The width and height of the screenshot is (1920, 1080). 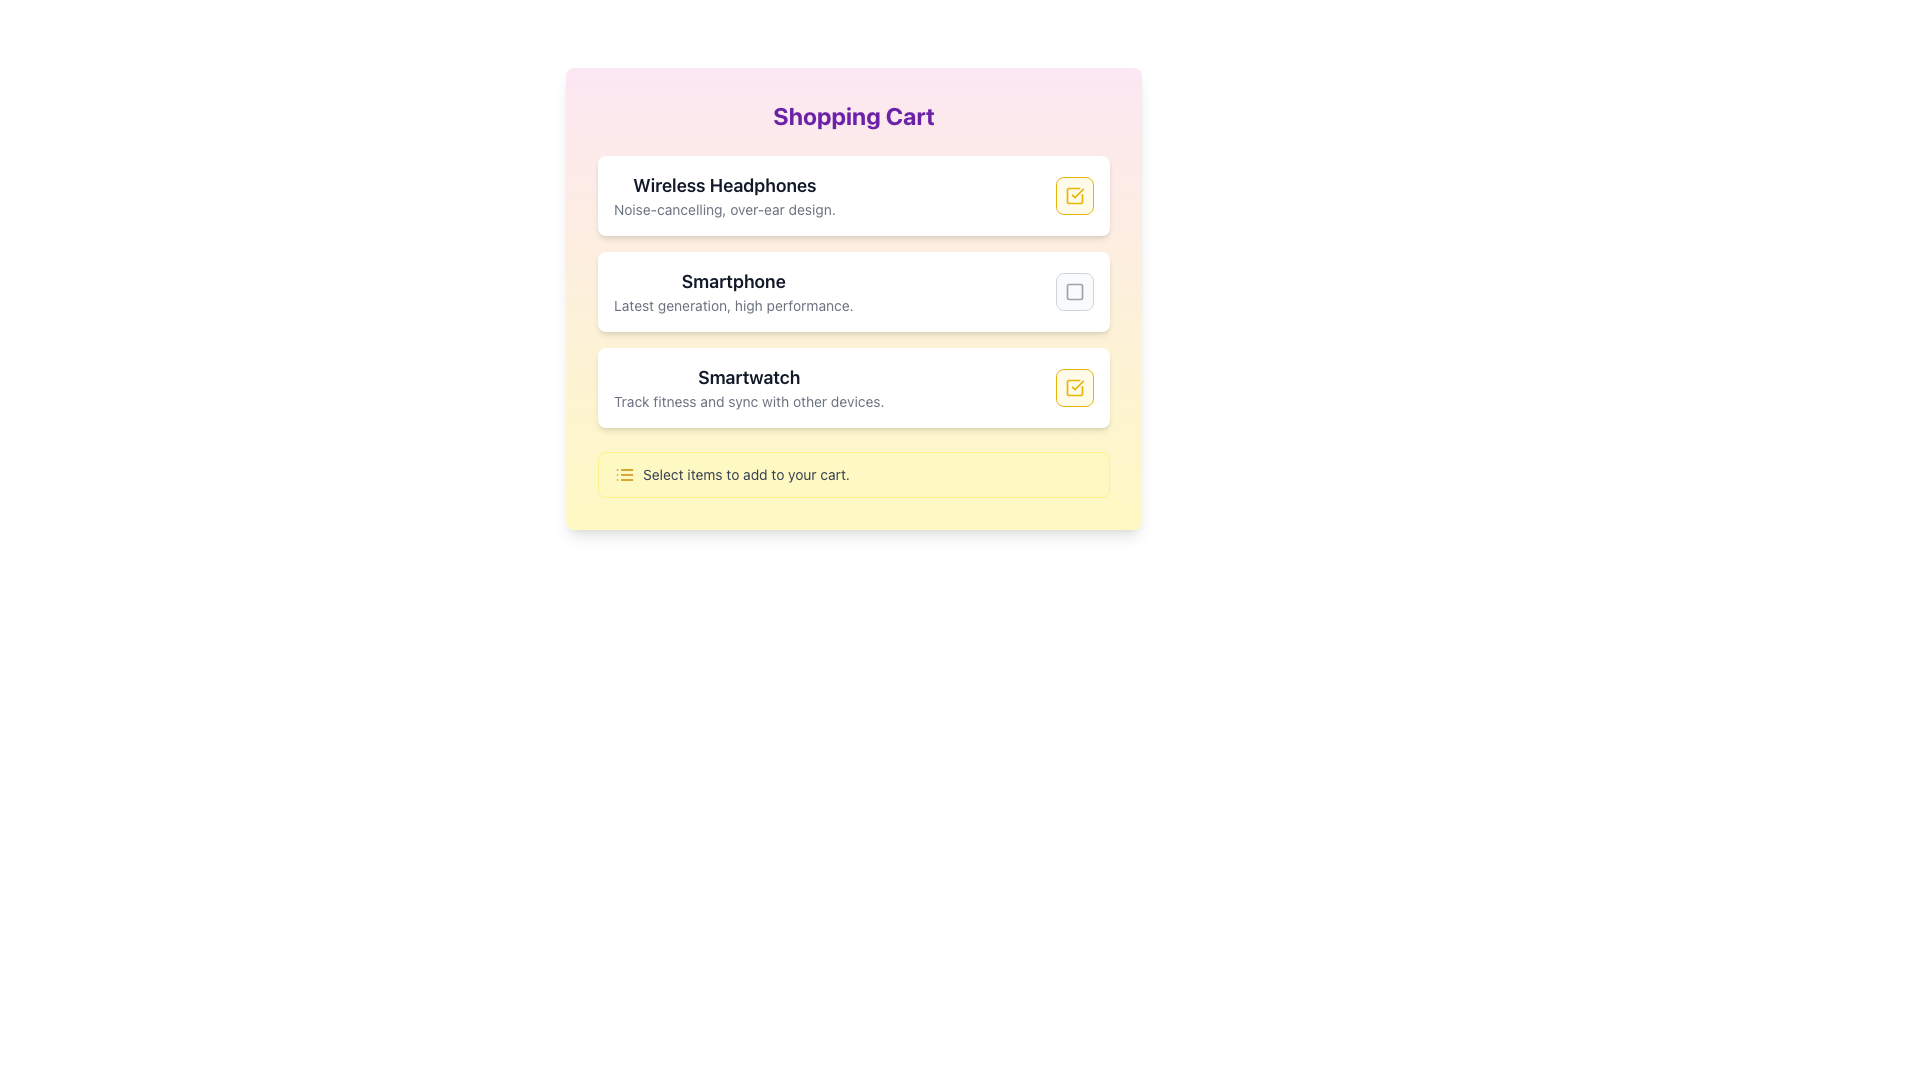 I want to click on the yellow square checkbox with a bold outline and checkmark, located, so click(x=1074, y=388).